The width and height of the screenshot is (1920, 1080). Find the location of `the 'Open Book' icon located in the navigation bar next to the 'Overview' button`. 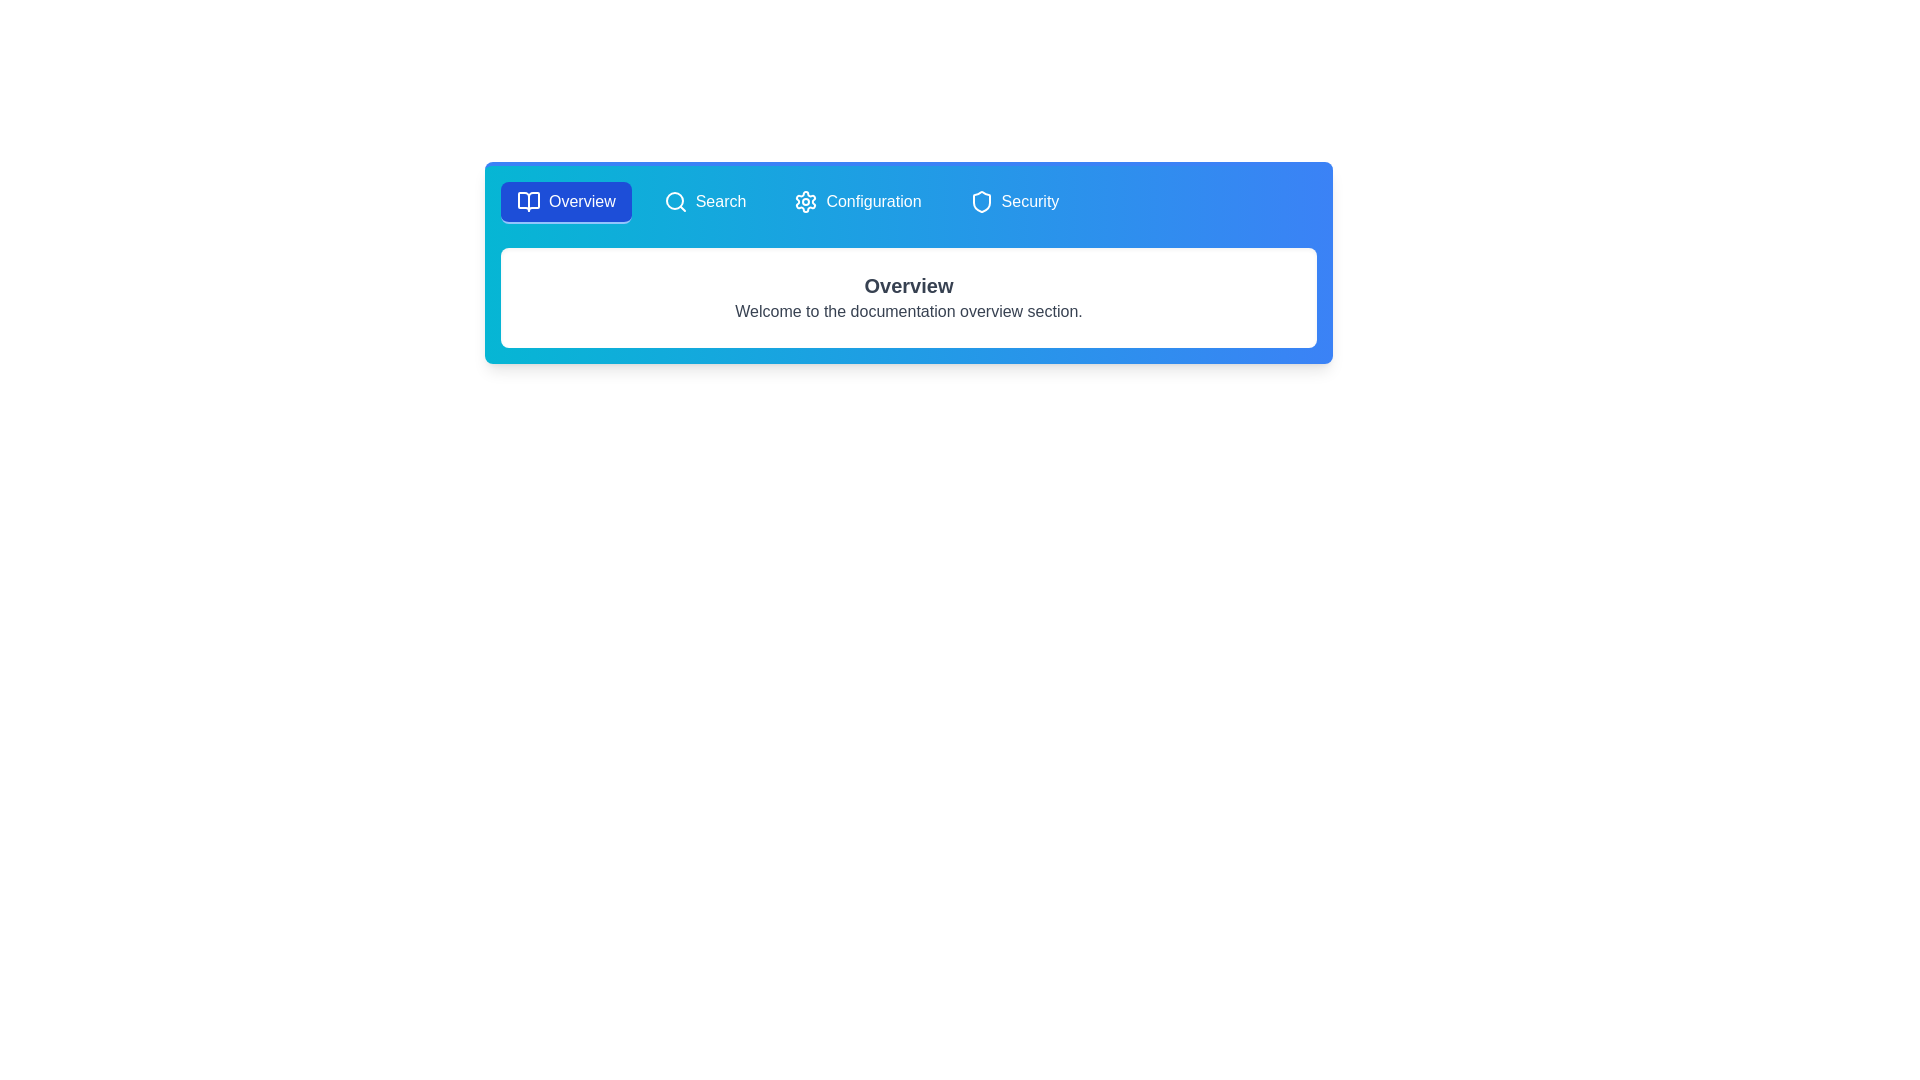

the 'Open Book' icon located in the navigation bar next to the 'Overview' button is located at coordinates (528, 201).